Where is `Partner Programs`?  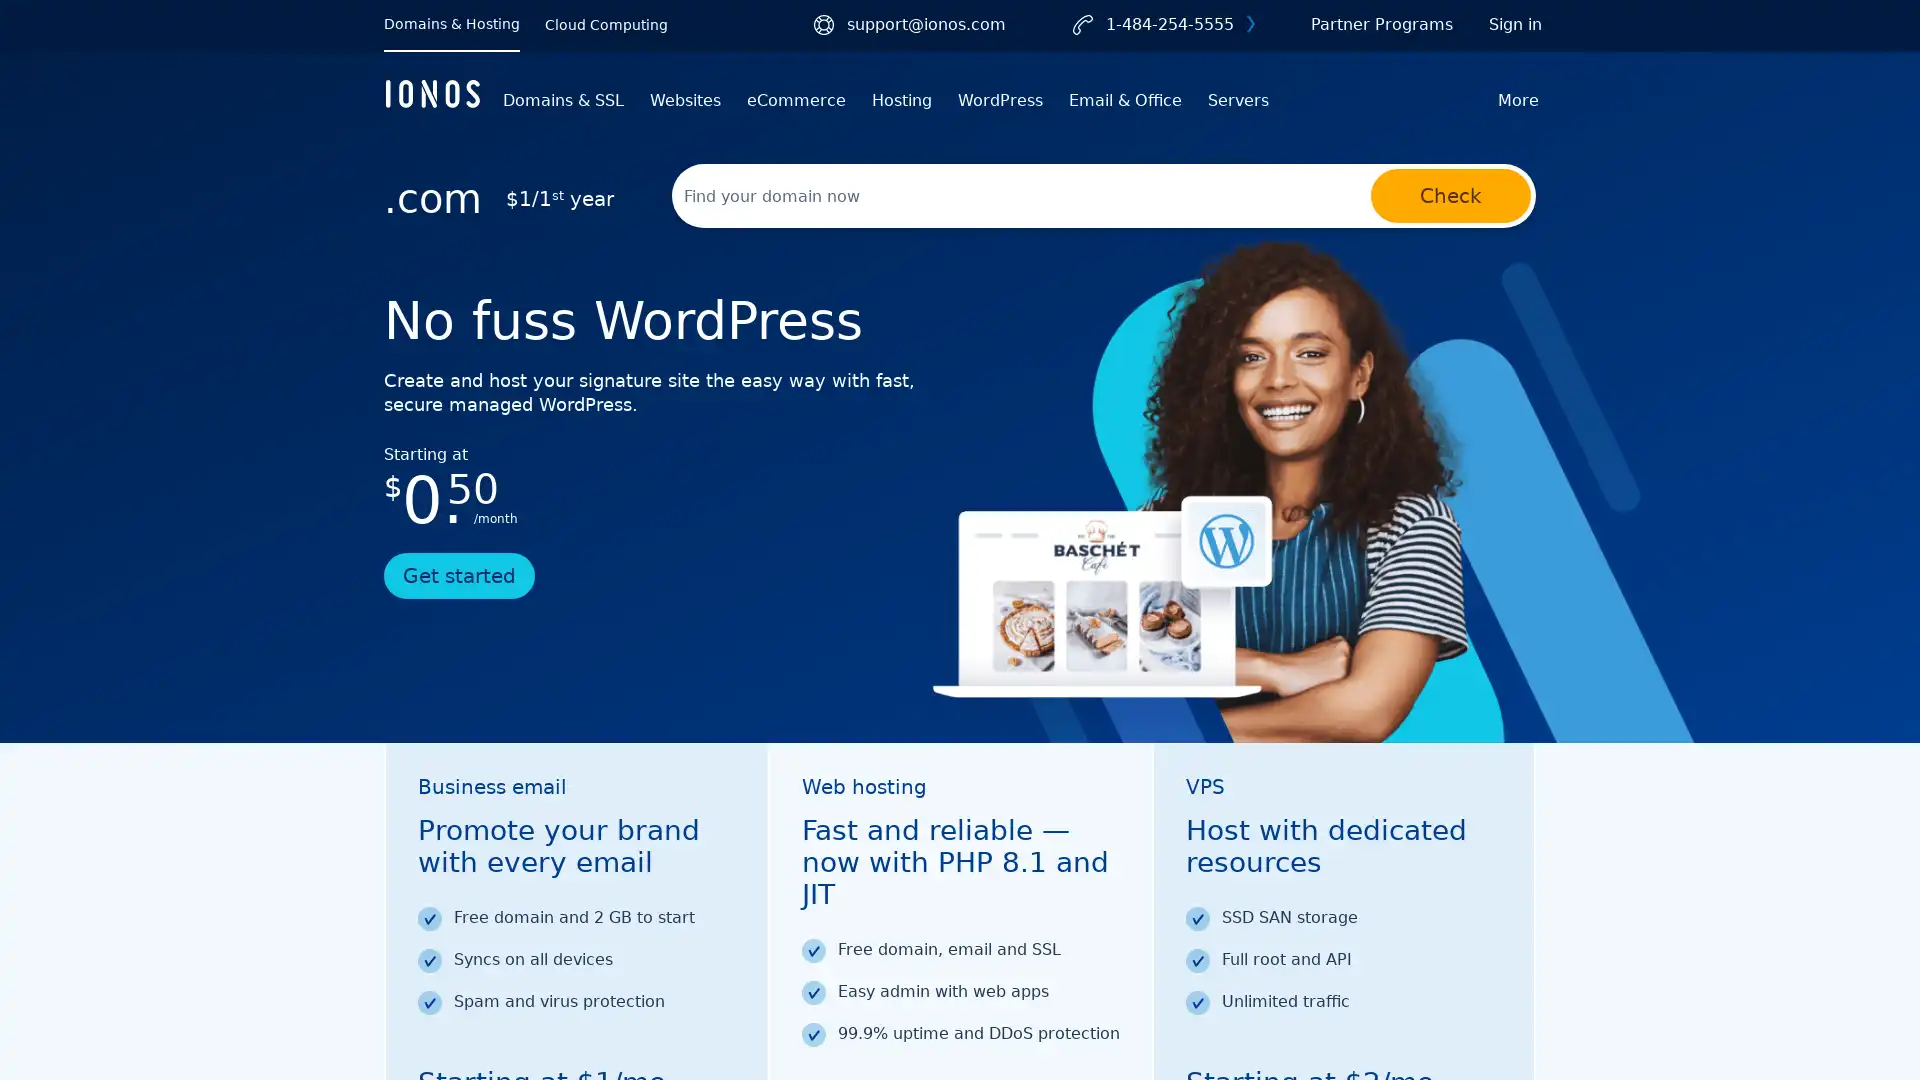
Partner Programs is located at coordinates (1380, 24).